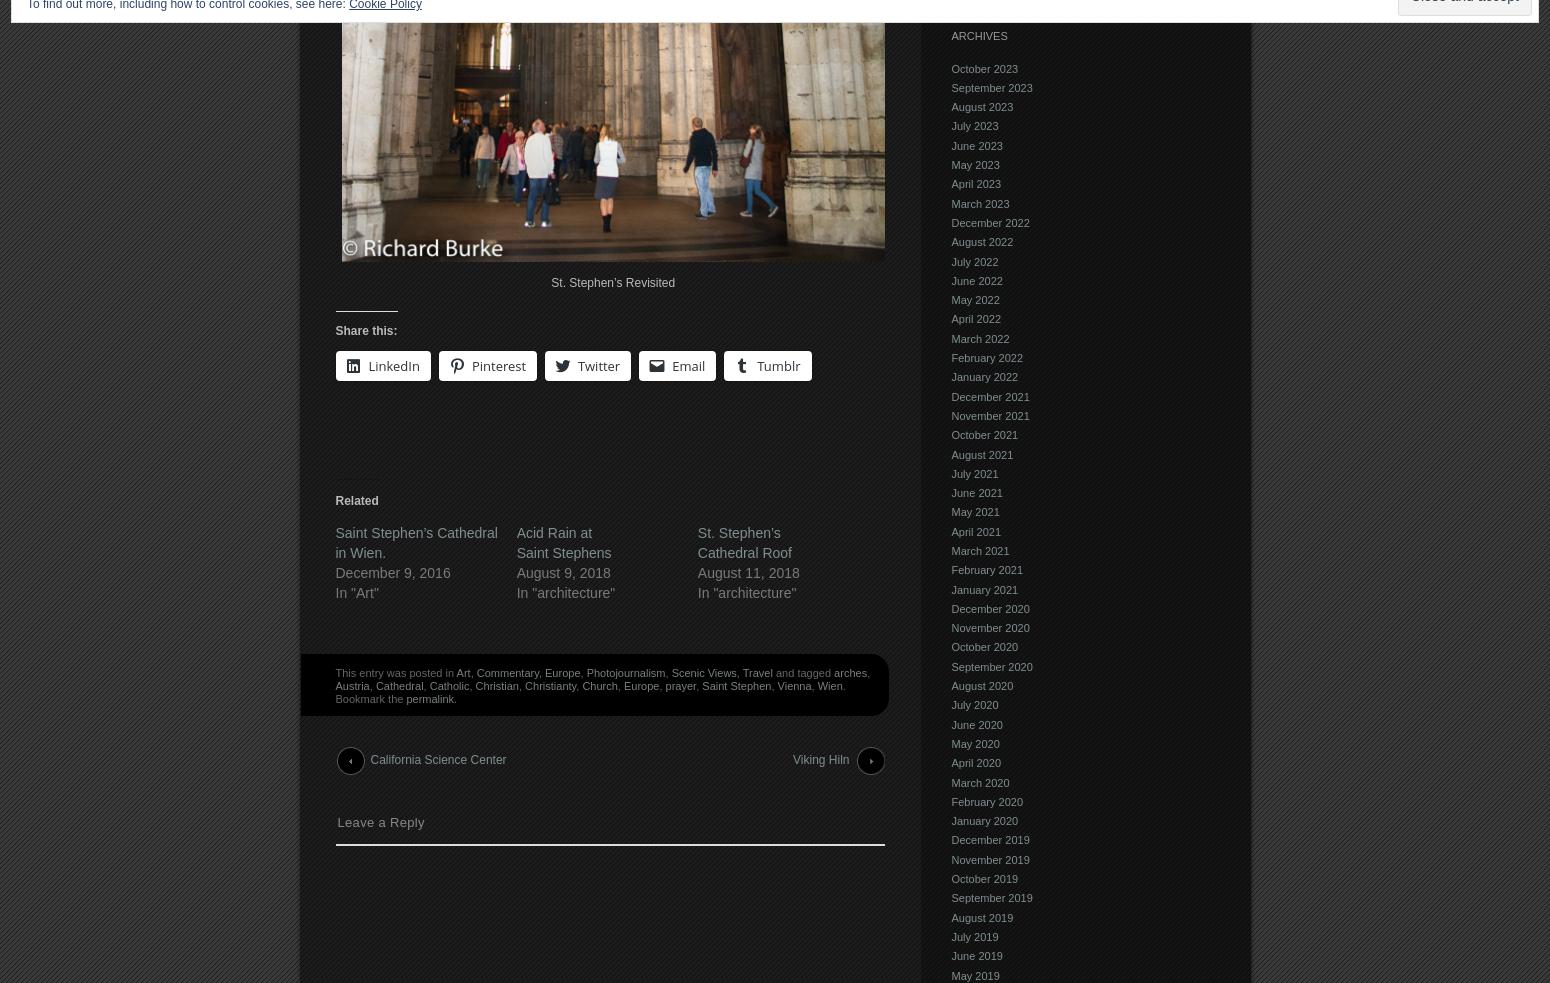 The image size is (1550, 983). Describe the element at coordinates (613, 283) in the screenshot. I see `'St. Stephen’s Revisited'` at that location.